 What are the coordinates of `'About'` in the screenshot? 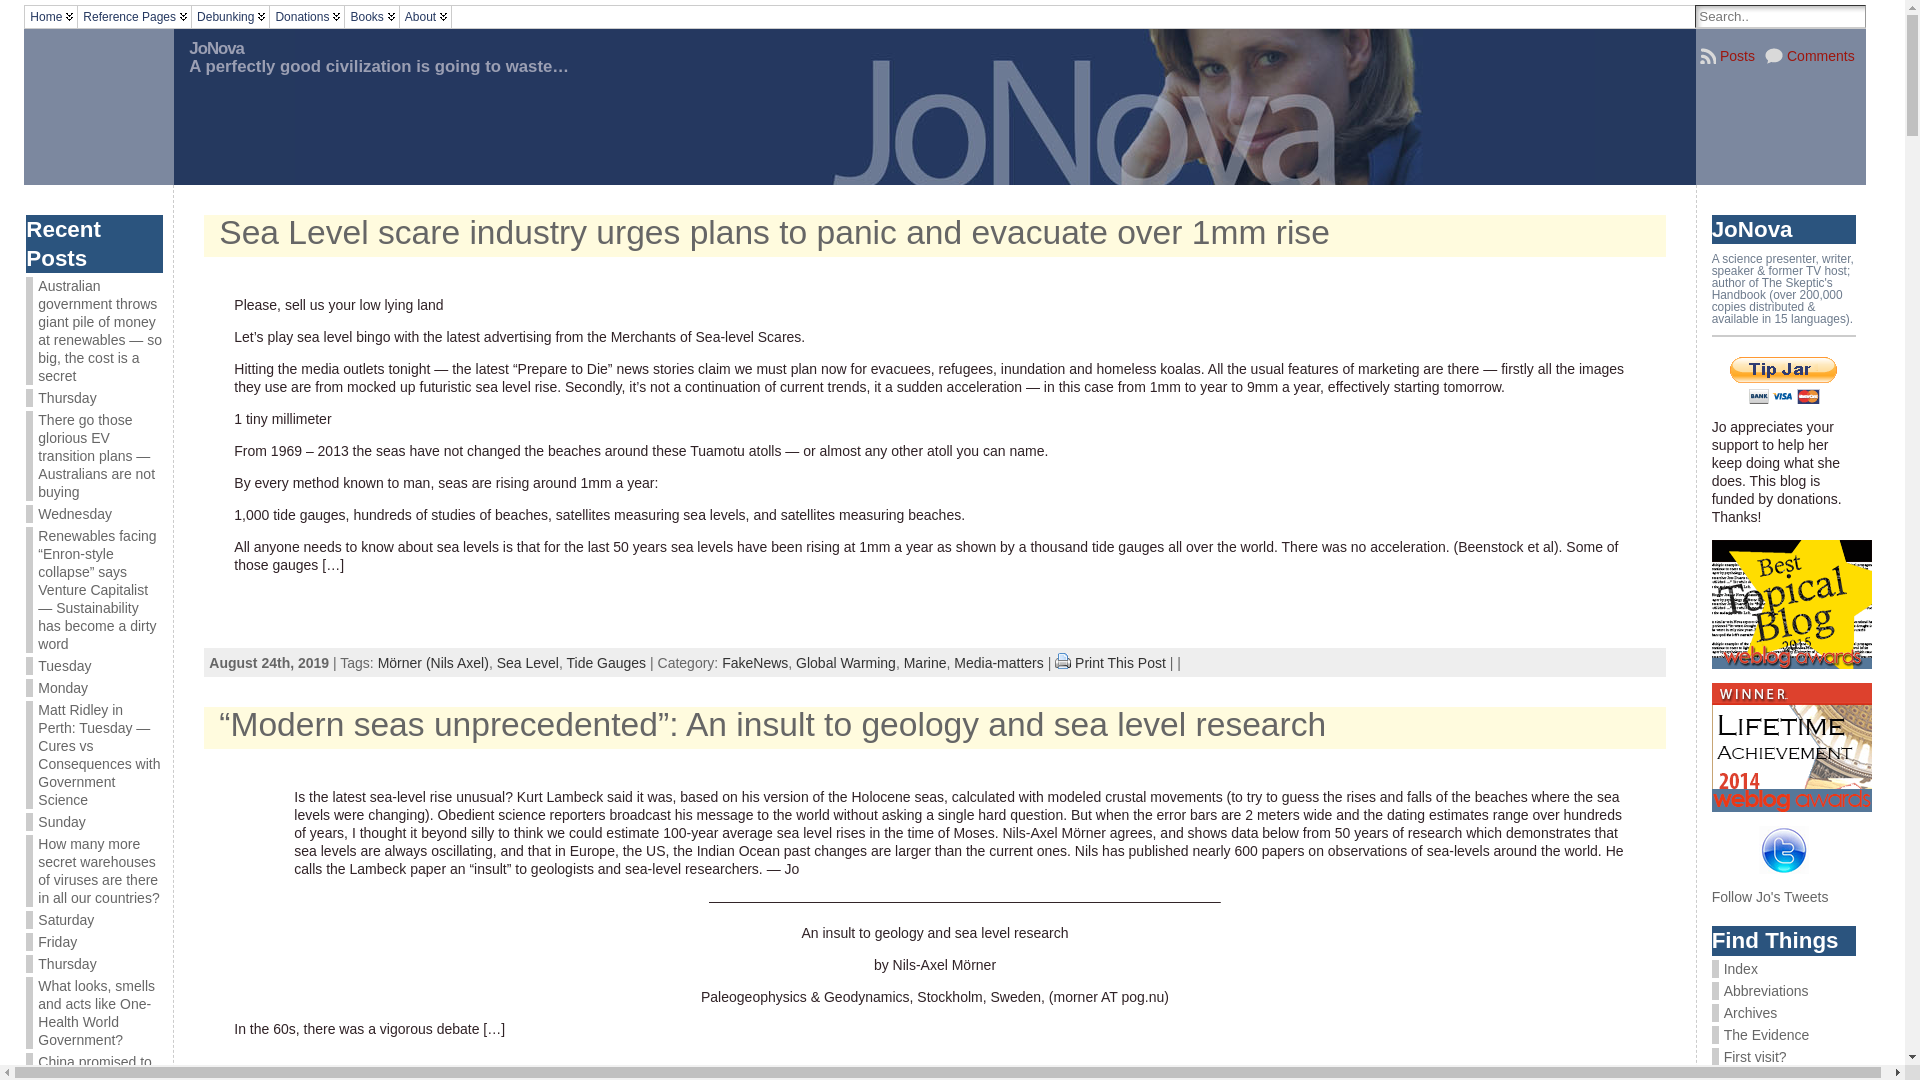 It's located at (424, 16).